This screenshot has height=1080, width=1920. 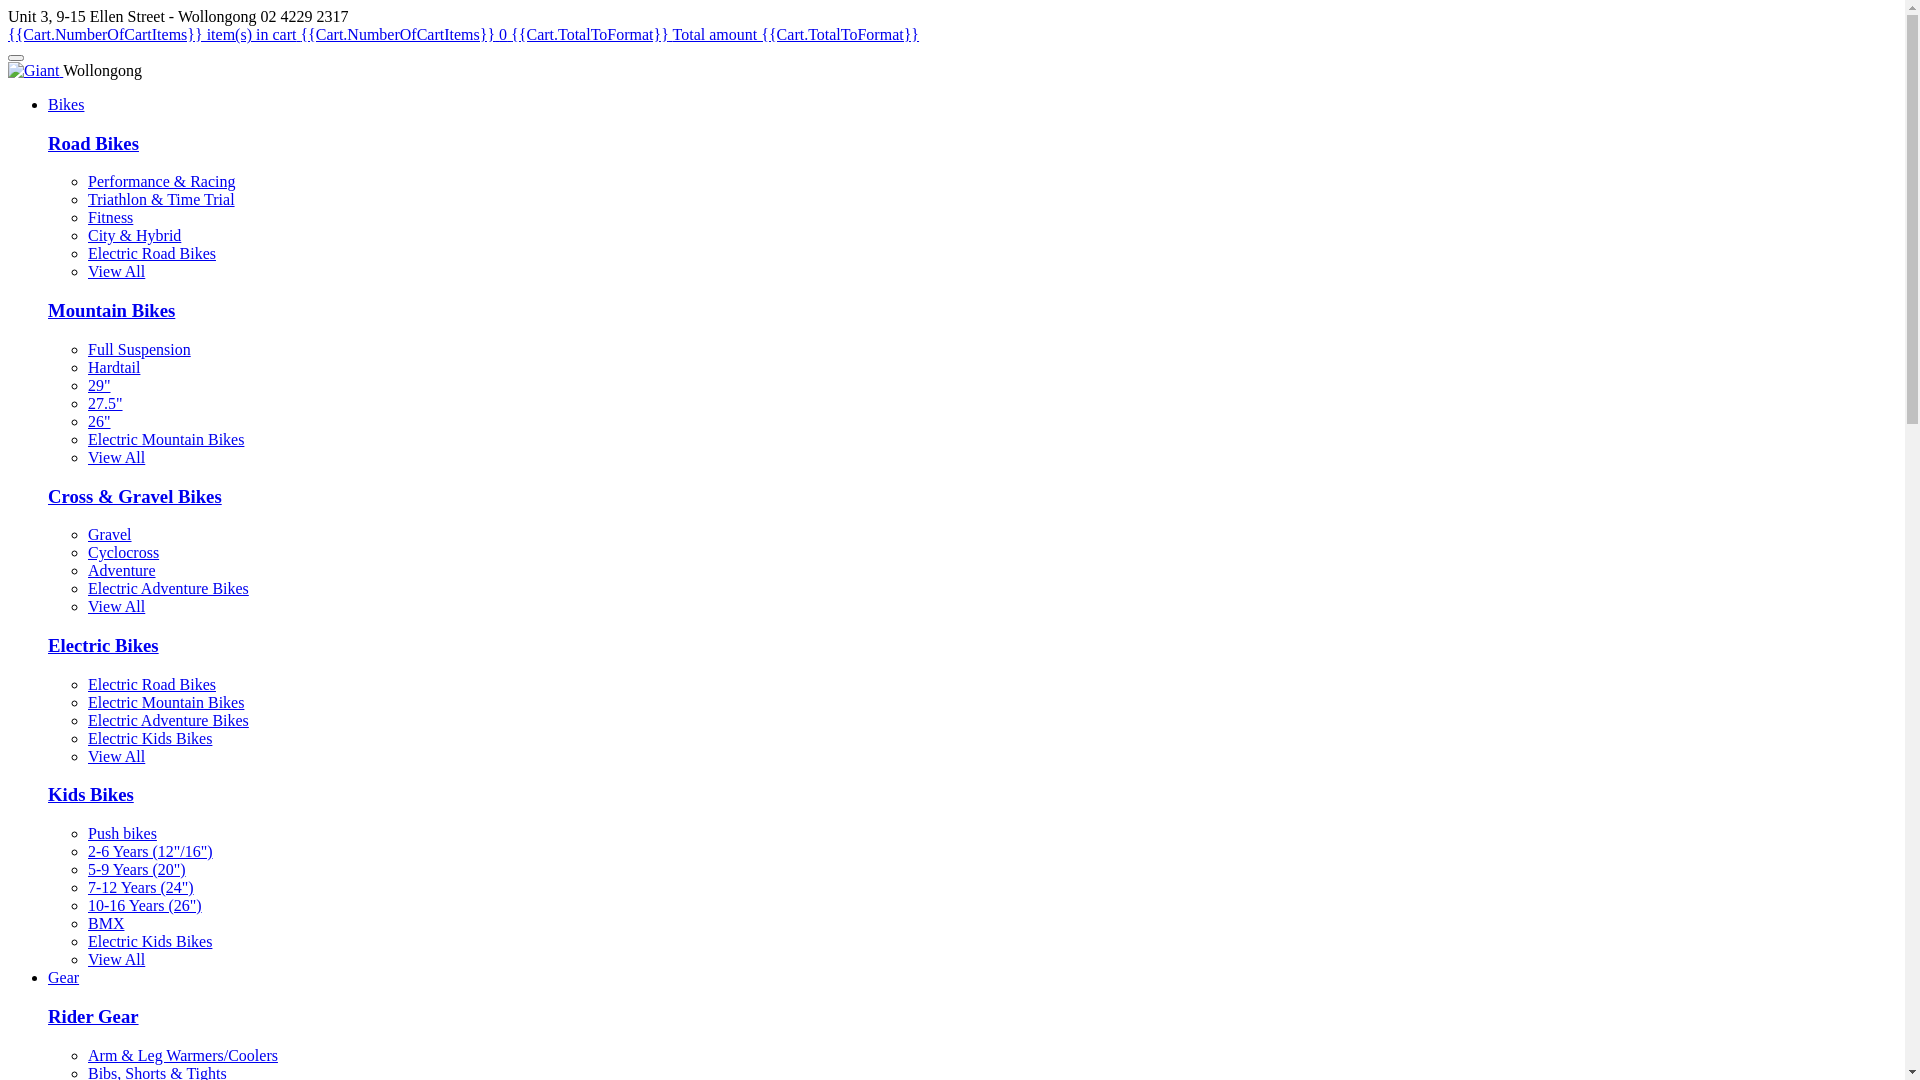 What do you see at coordinates (90, 793) in the screenshot?
I see `'Kids Bikes'` at bounding box center [90, 793].